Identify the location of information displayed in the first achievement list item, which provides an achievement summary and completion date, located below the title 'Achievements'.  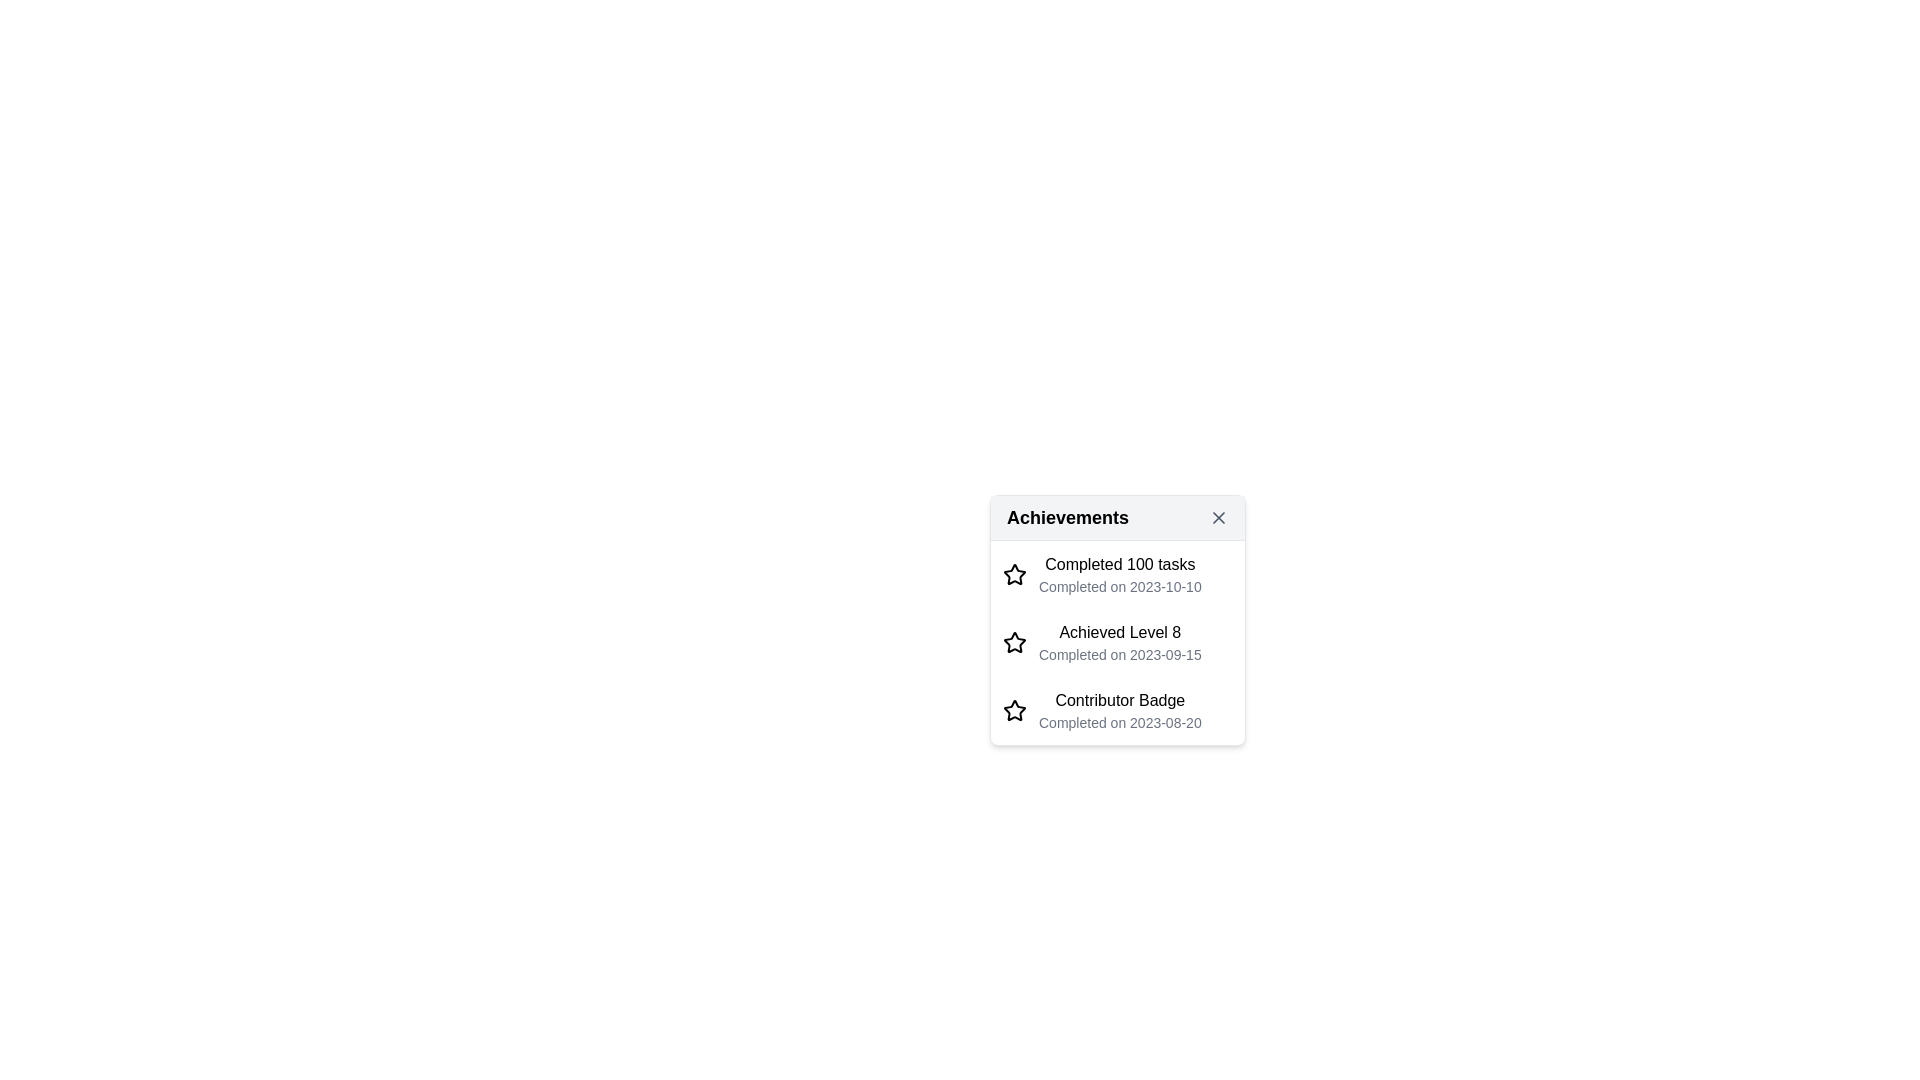
(1117, 574).